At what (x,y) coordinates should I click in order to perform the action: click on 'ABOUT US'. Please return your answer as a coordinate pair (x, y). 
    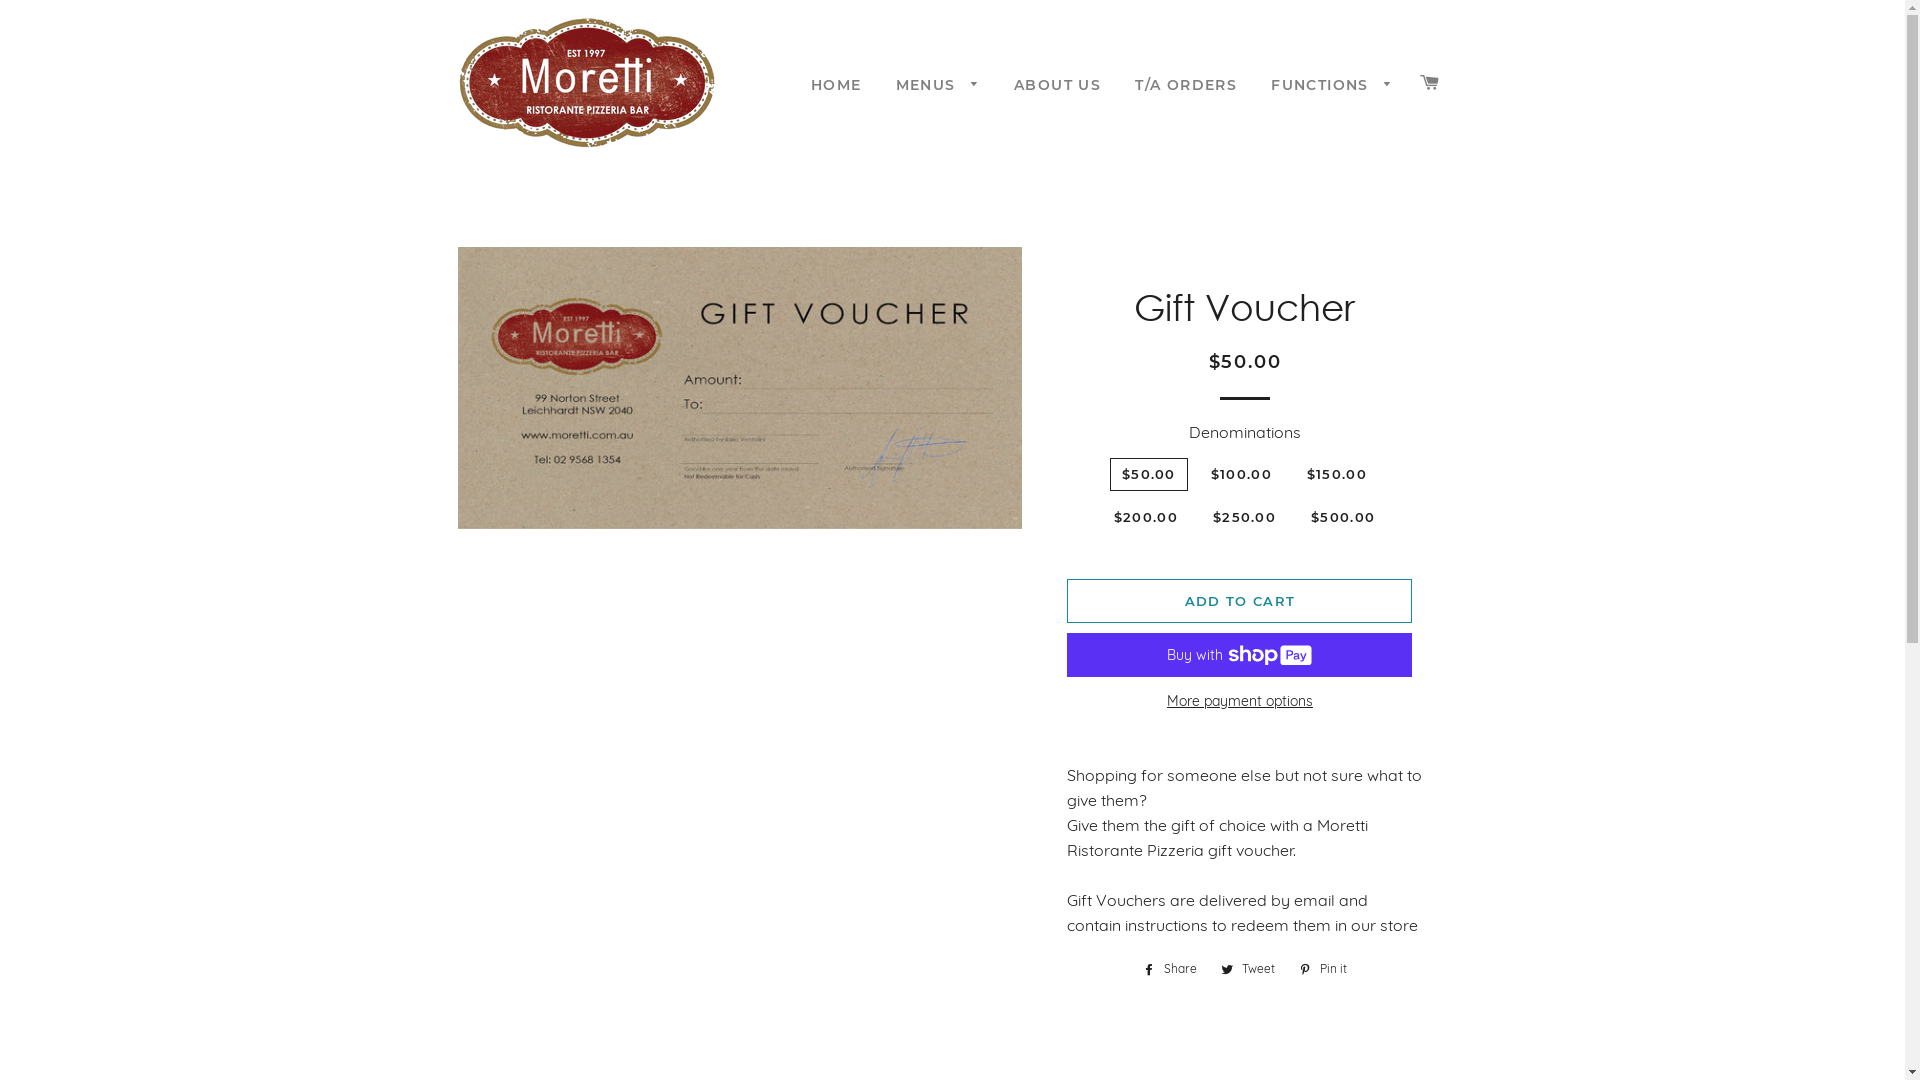
    Looking at the image, I should click on (1056, 84).